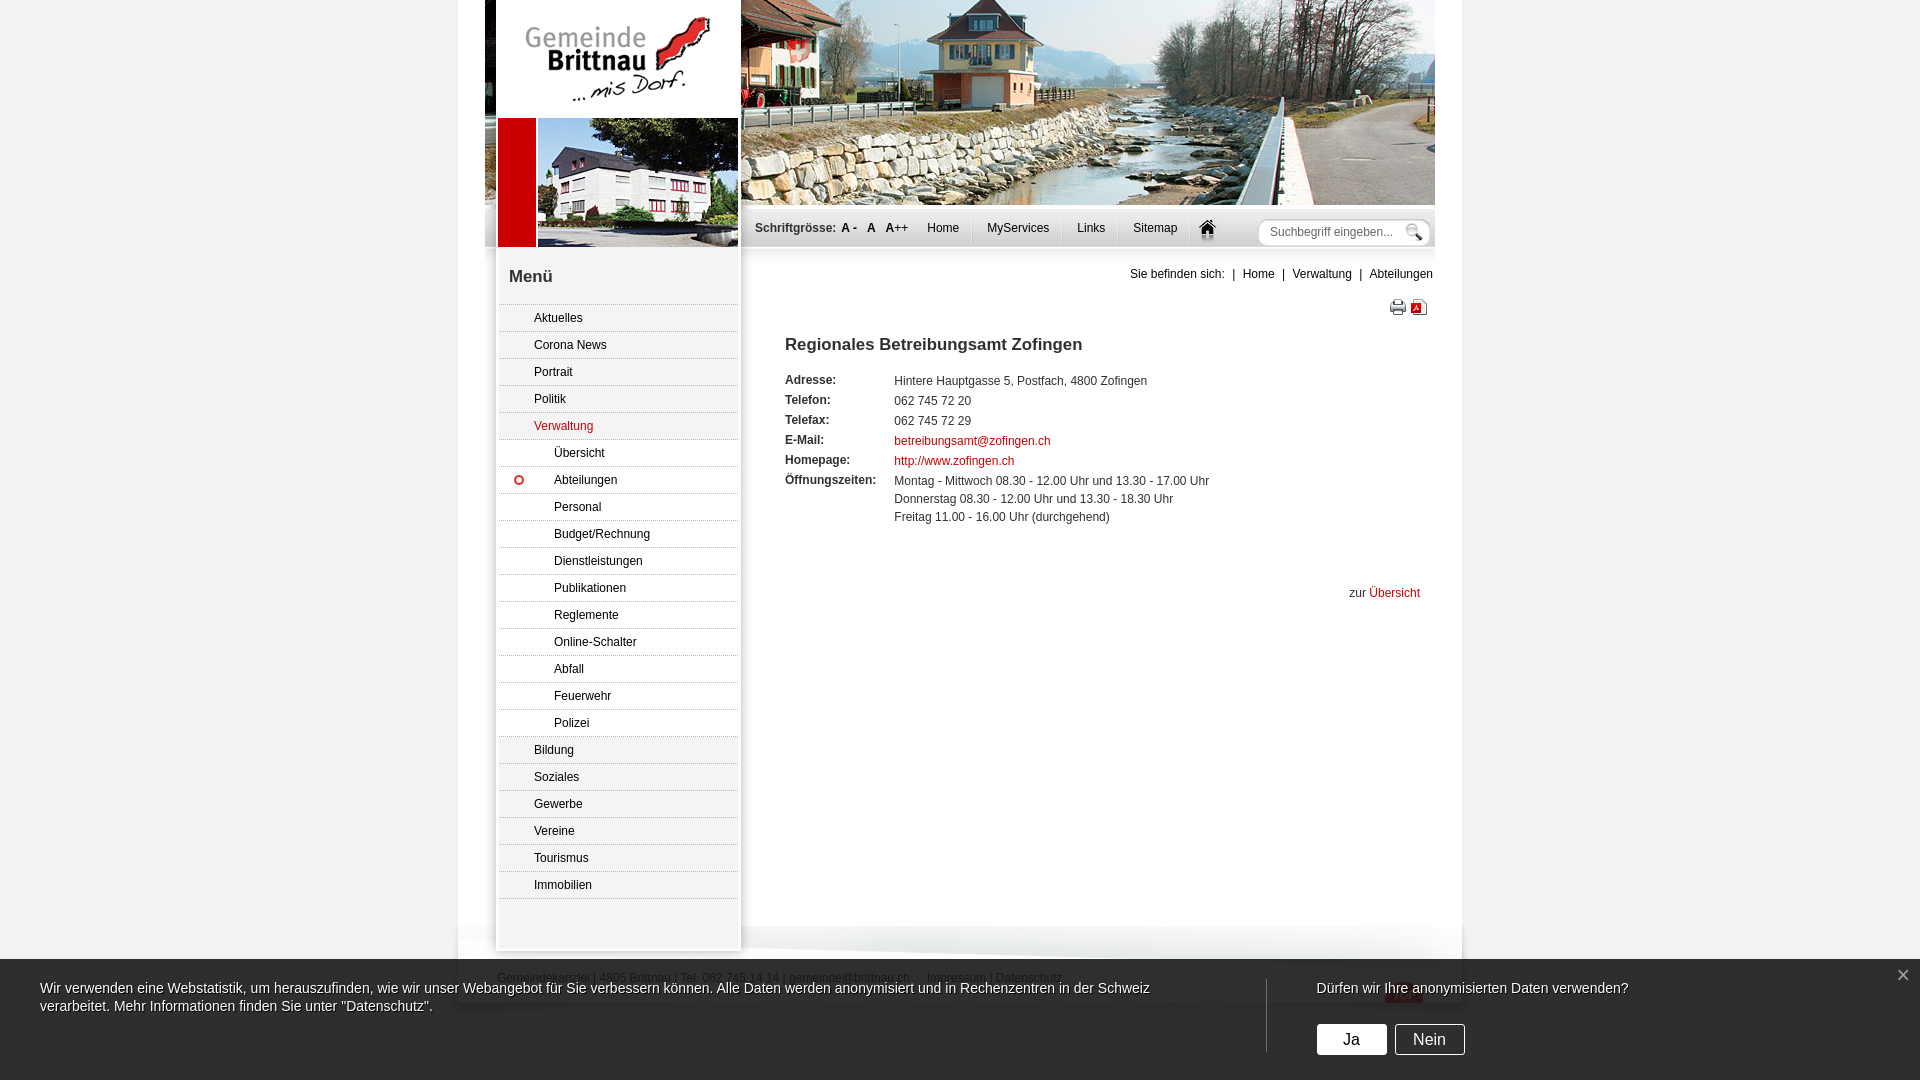  What do you see at coordinates (896, 226) in the screenshot?
I see `'A++'` at bounding box center [896, 226].